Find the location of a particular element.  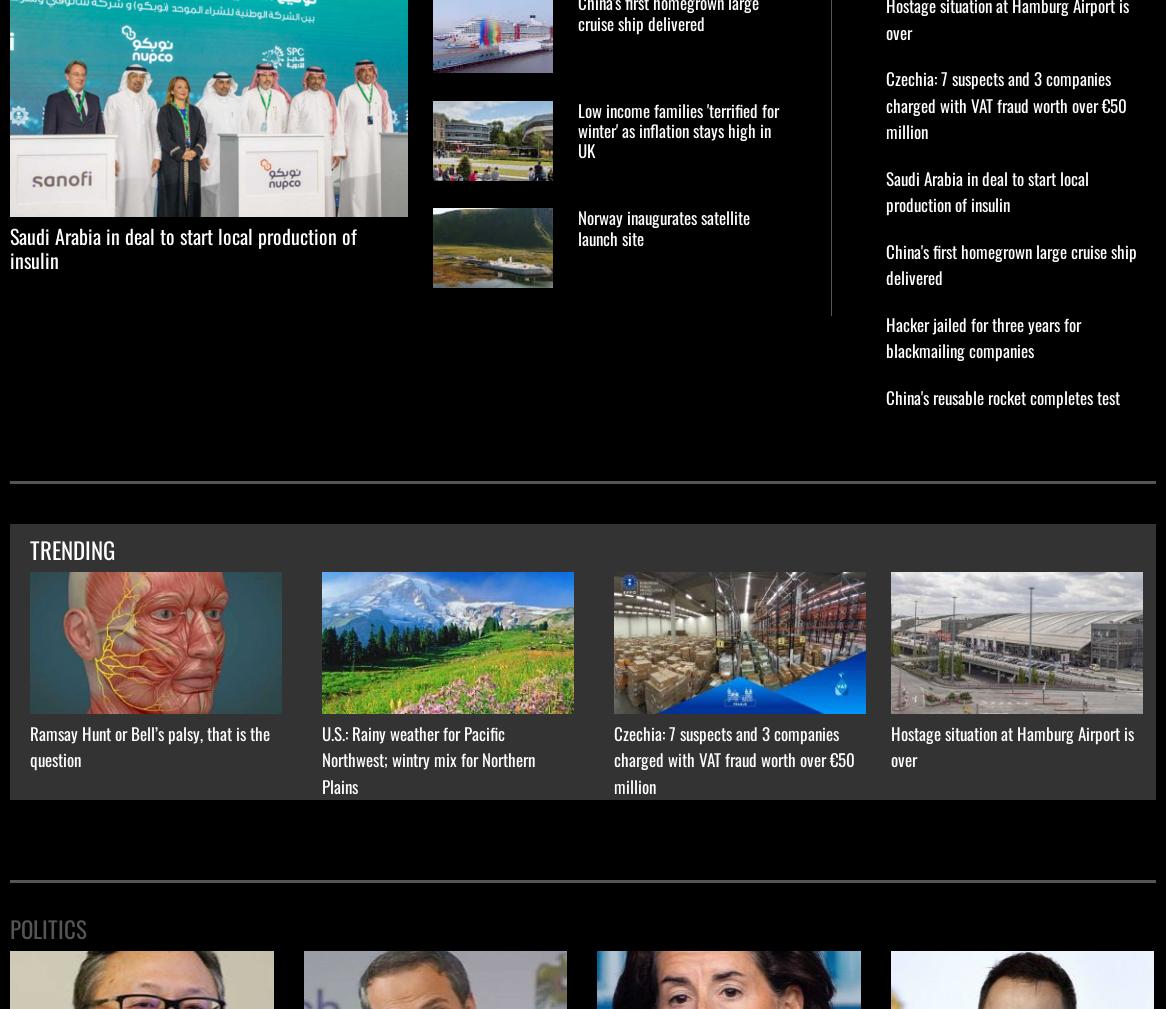

'Norway inaugurates satellite launch site' is located at coordinates (663, 226).